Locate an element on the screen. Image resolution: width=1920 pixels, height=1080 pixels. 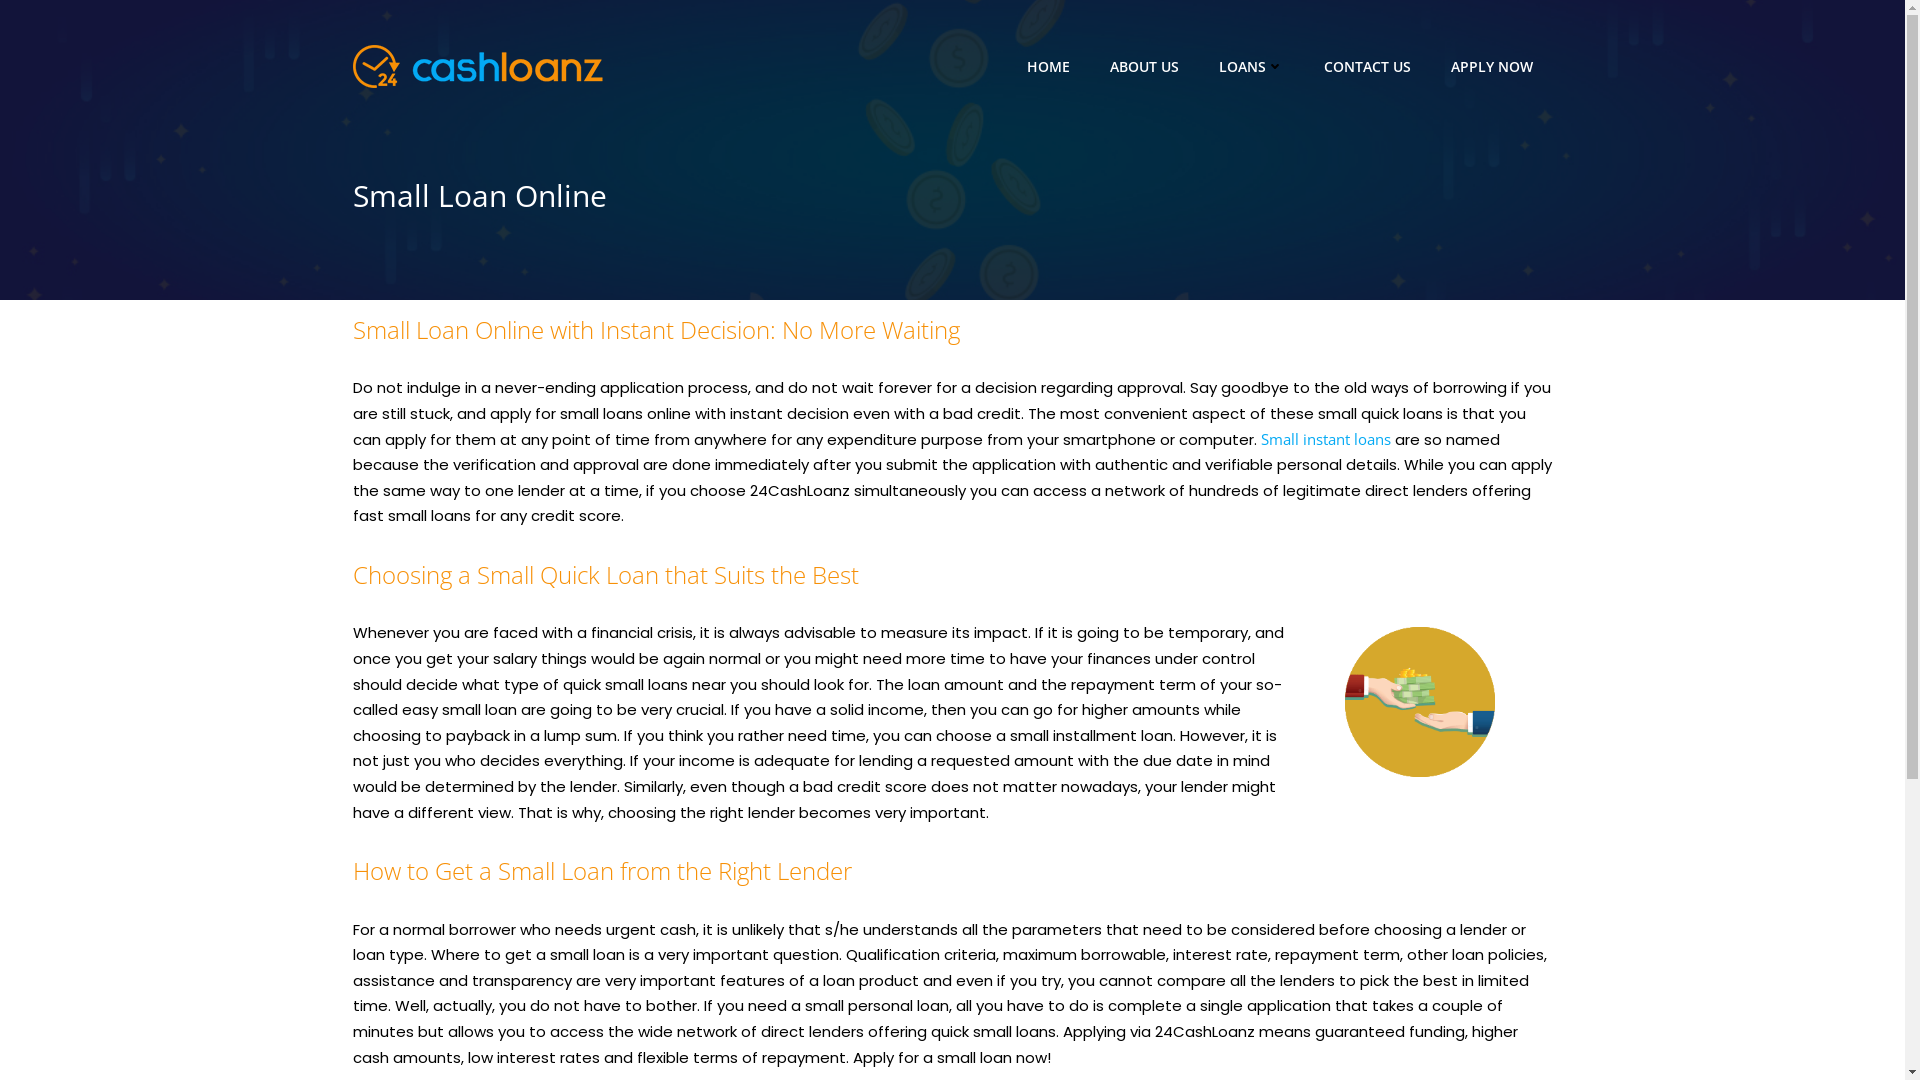
'HOME' is located at coordinates (1046, 65).